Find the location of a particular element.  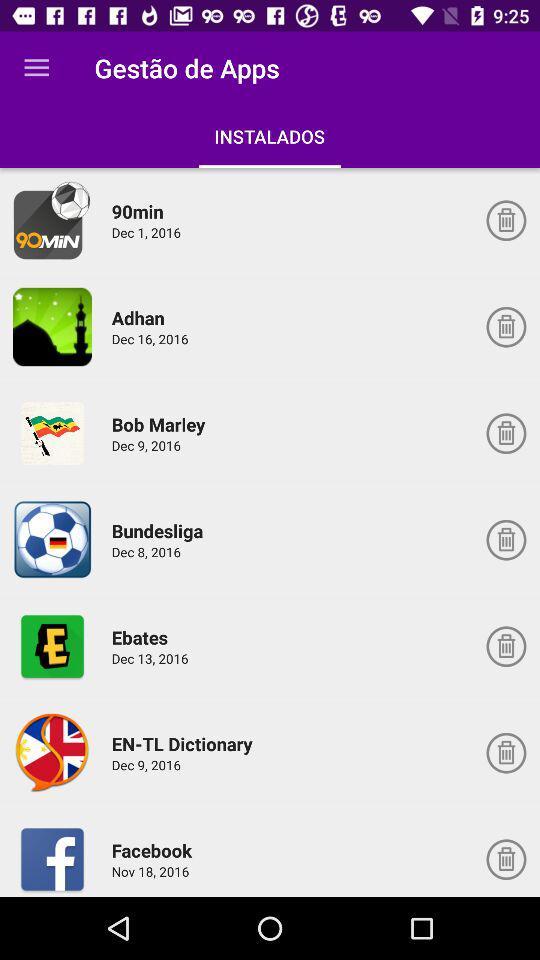

the bob marley icon is located at coordinates (161, 424).